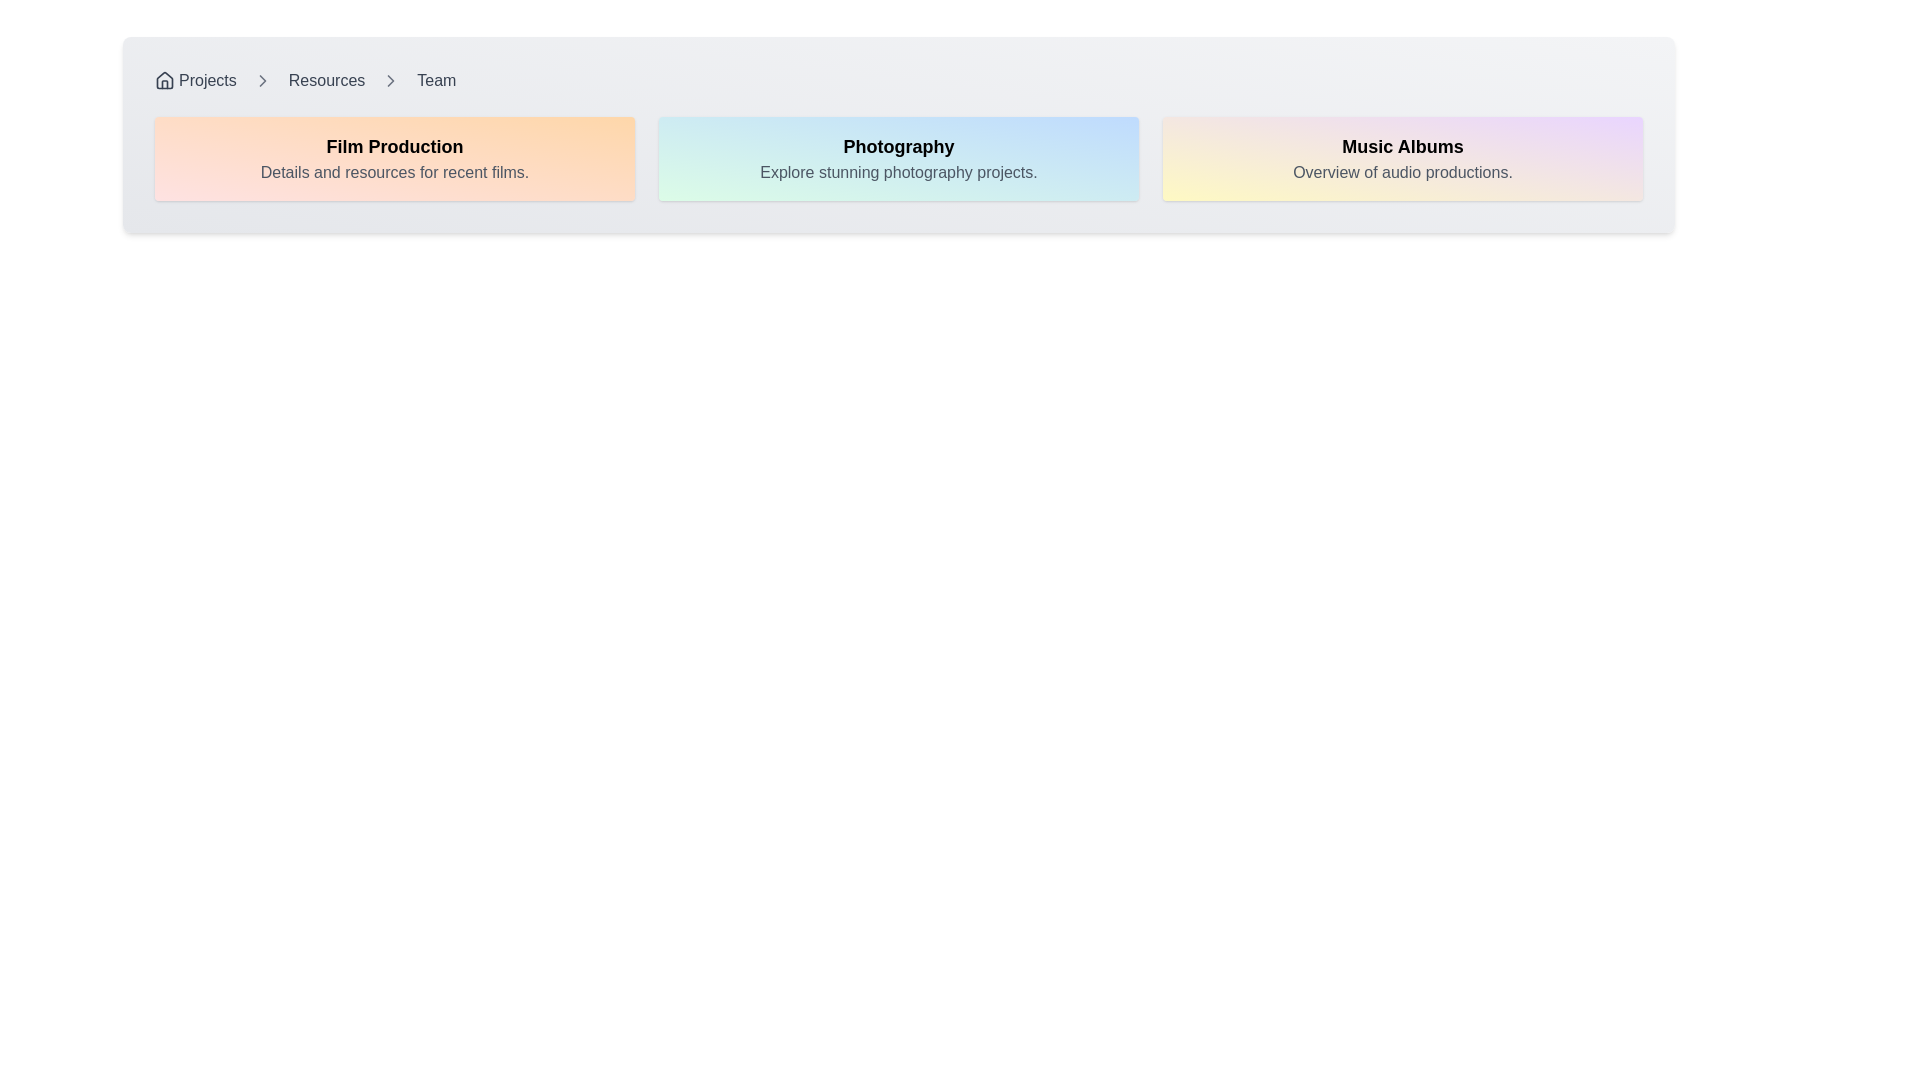  Describe the element at coordinates (261, 80) in the screenshot. I see `the right-pointing chevron icon located in the breadcrumb navigation between 'Resources' and 'Team'` at that location.